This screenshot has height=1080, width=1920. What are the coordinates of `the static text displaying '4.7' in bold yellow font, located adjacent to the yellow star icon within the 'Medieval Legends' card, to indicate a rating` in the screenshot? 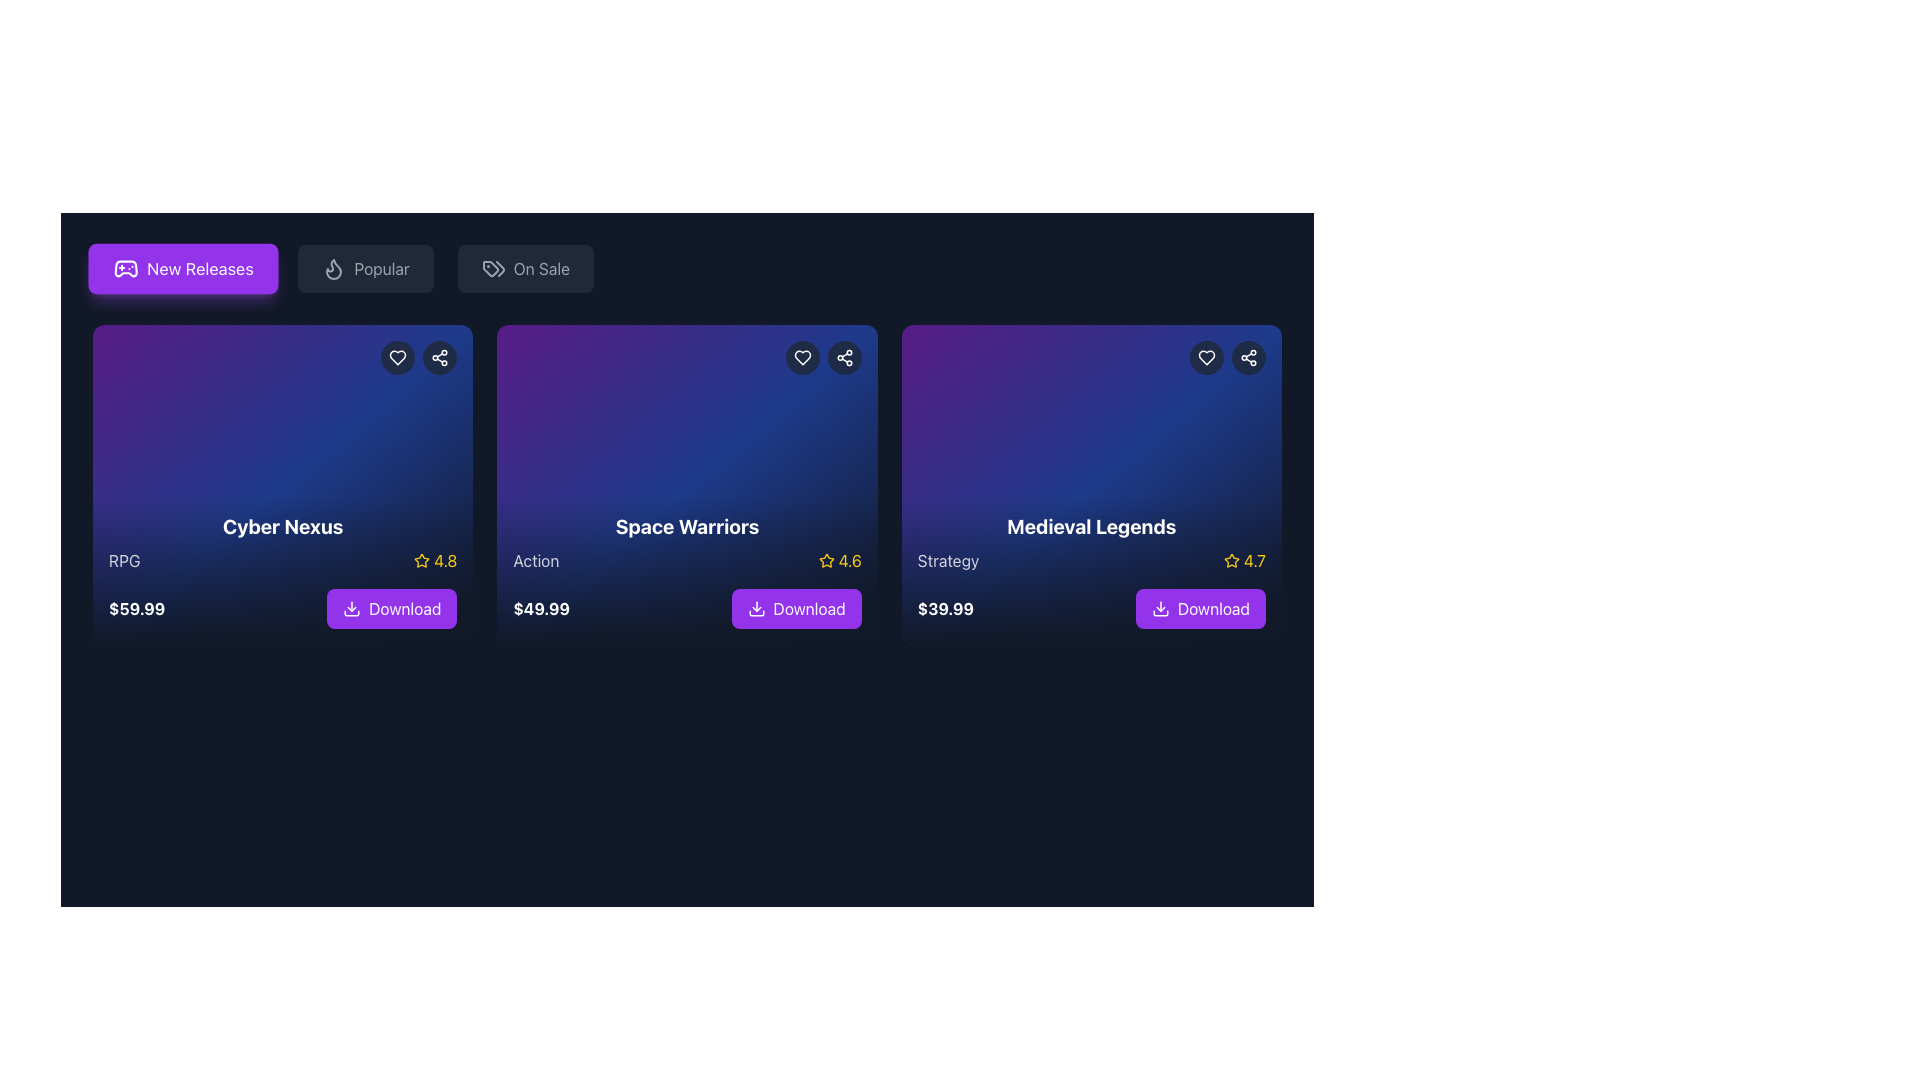 It's located at (1253, 560).